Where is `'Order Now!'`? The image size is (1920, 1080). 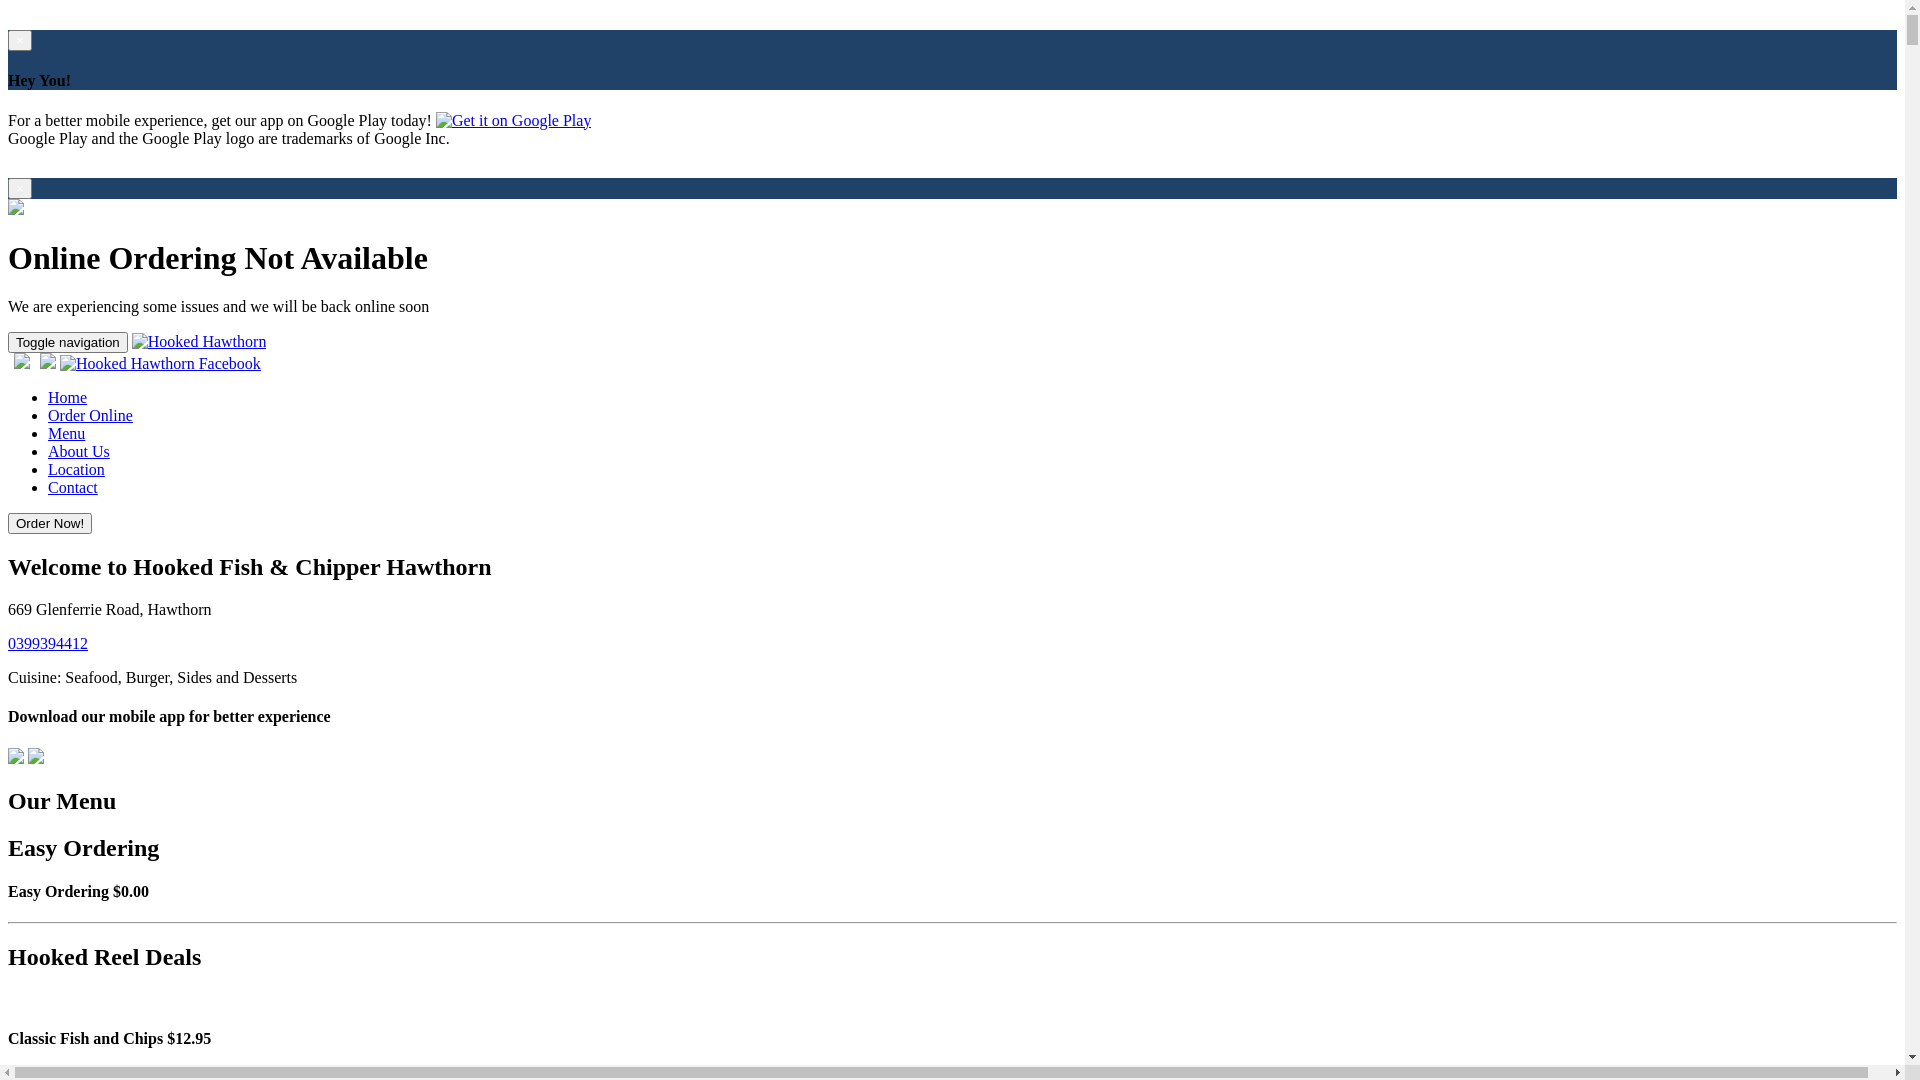 'Order Now!' is located at coordinates (8, 521).